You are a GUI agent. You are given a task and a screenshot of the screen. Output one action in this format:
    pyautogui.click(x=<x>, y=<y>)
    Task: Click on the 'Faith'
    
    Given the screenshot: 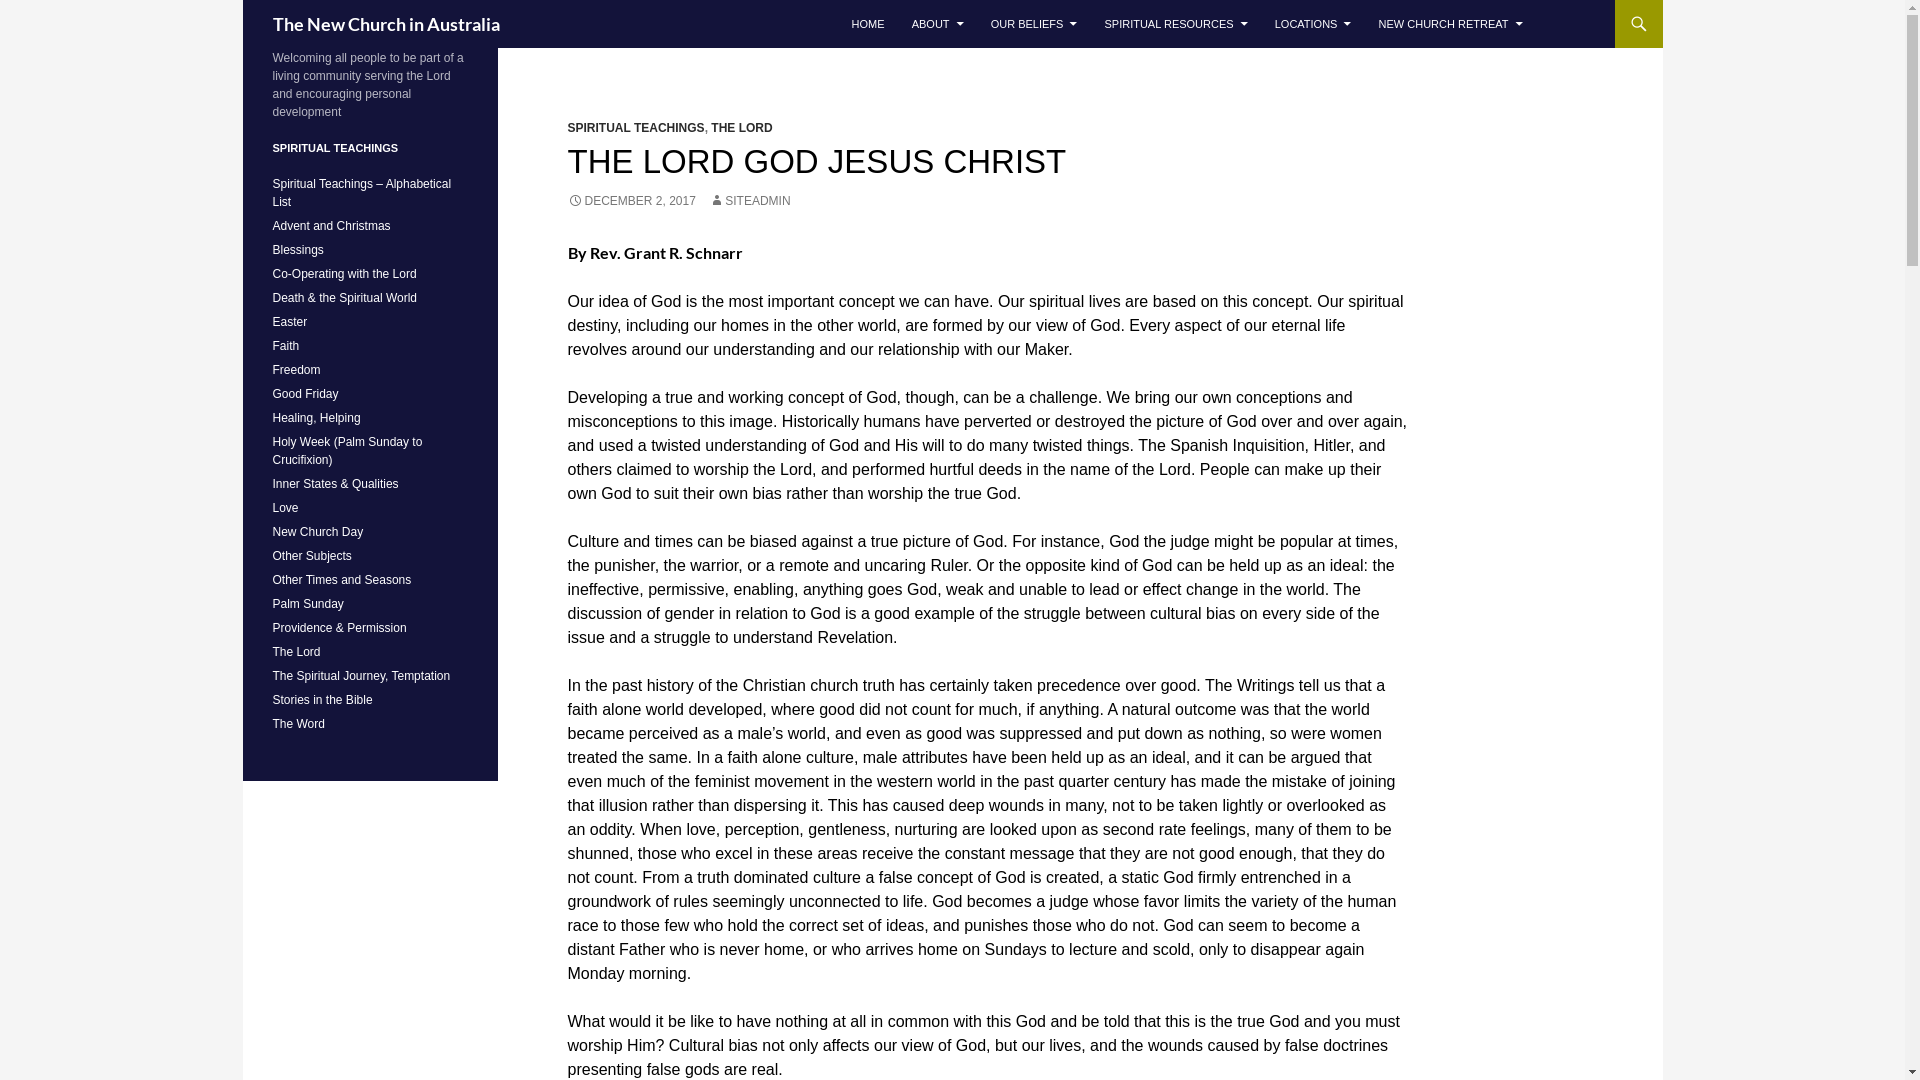 What is the action you would take?
    pyautogui.click(x=284, y=345)
    